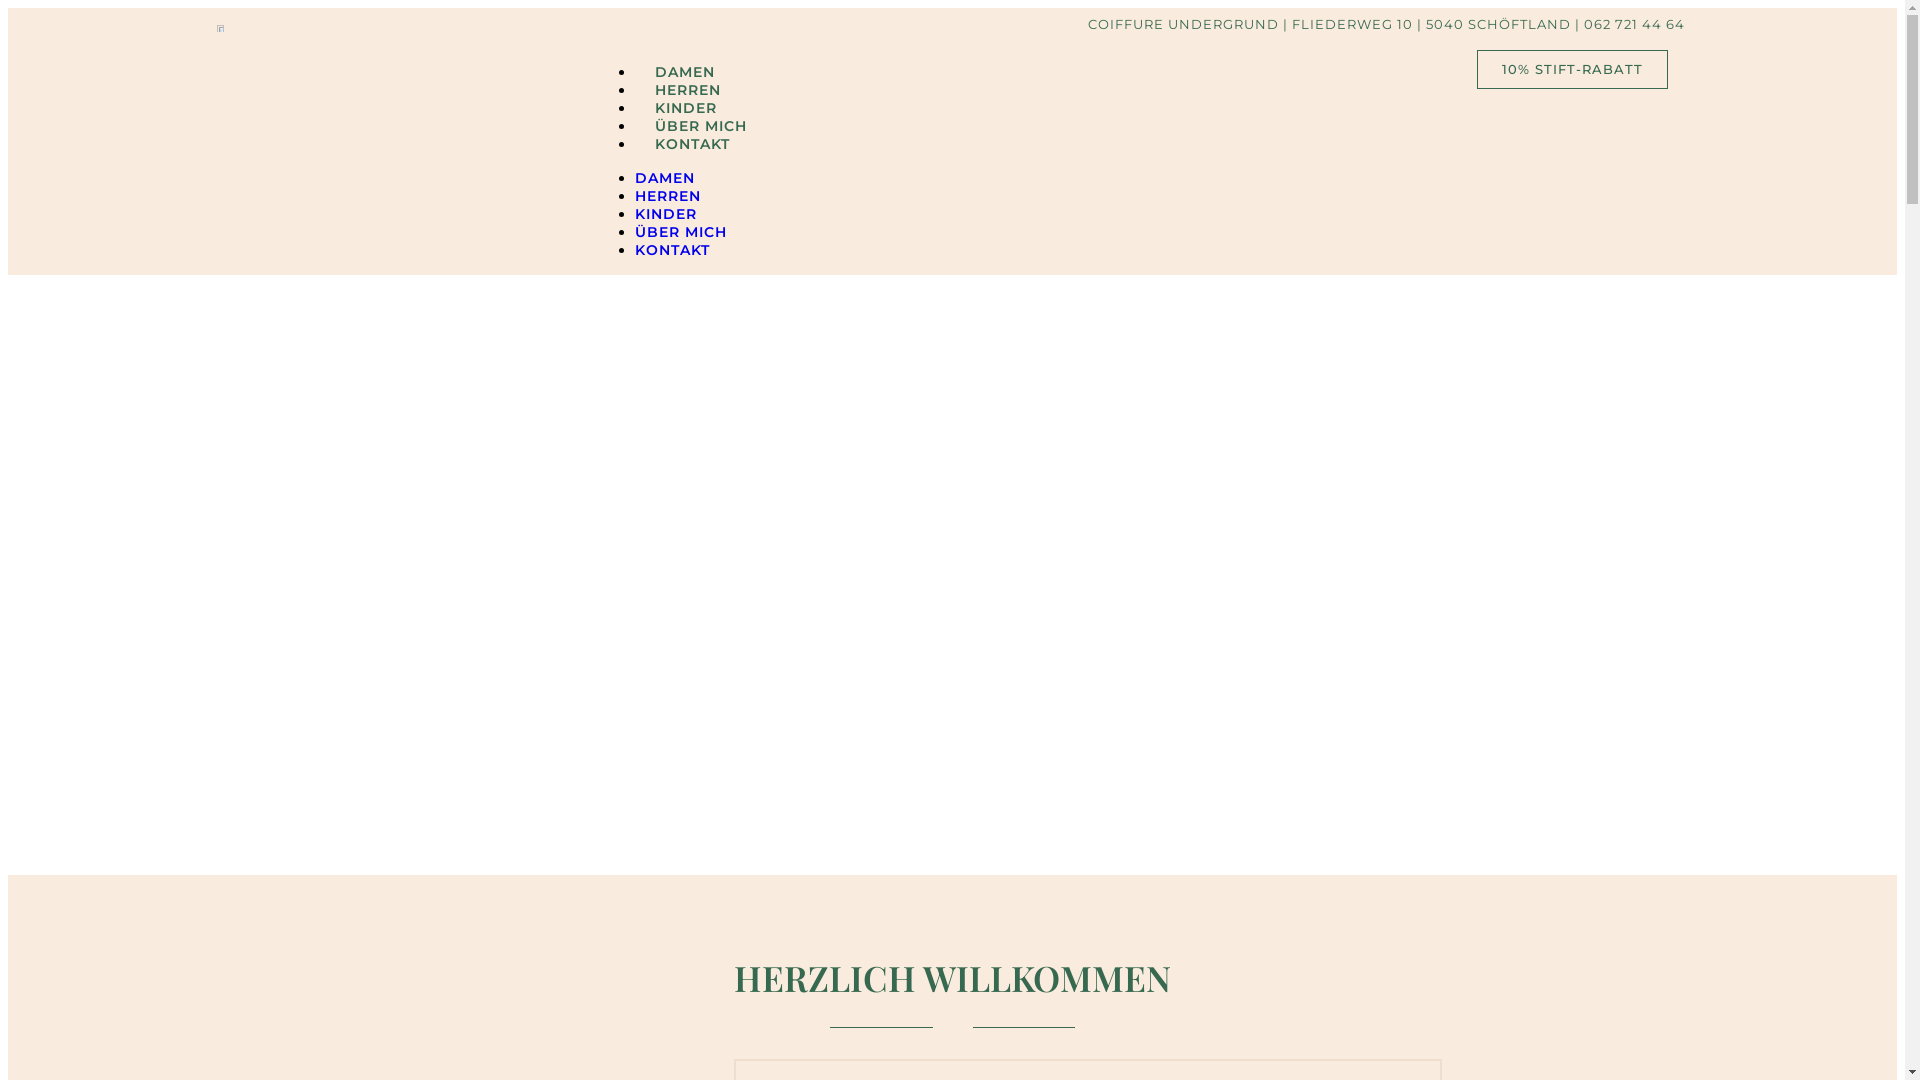 The height and width of the screenshot is (1080, 1920). What do you see at coordinates (665, 176) in the screenshot?
I see `'DAMEN'` at bounding box center [665, 176].